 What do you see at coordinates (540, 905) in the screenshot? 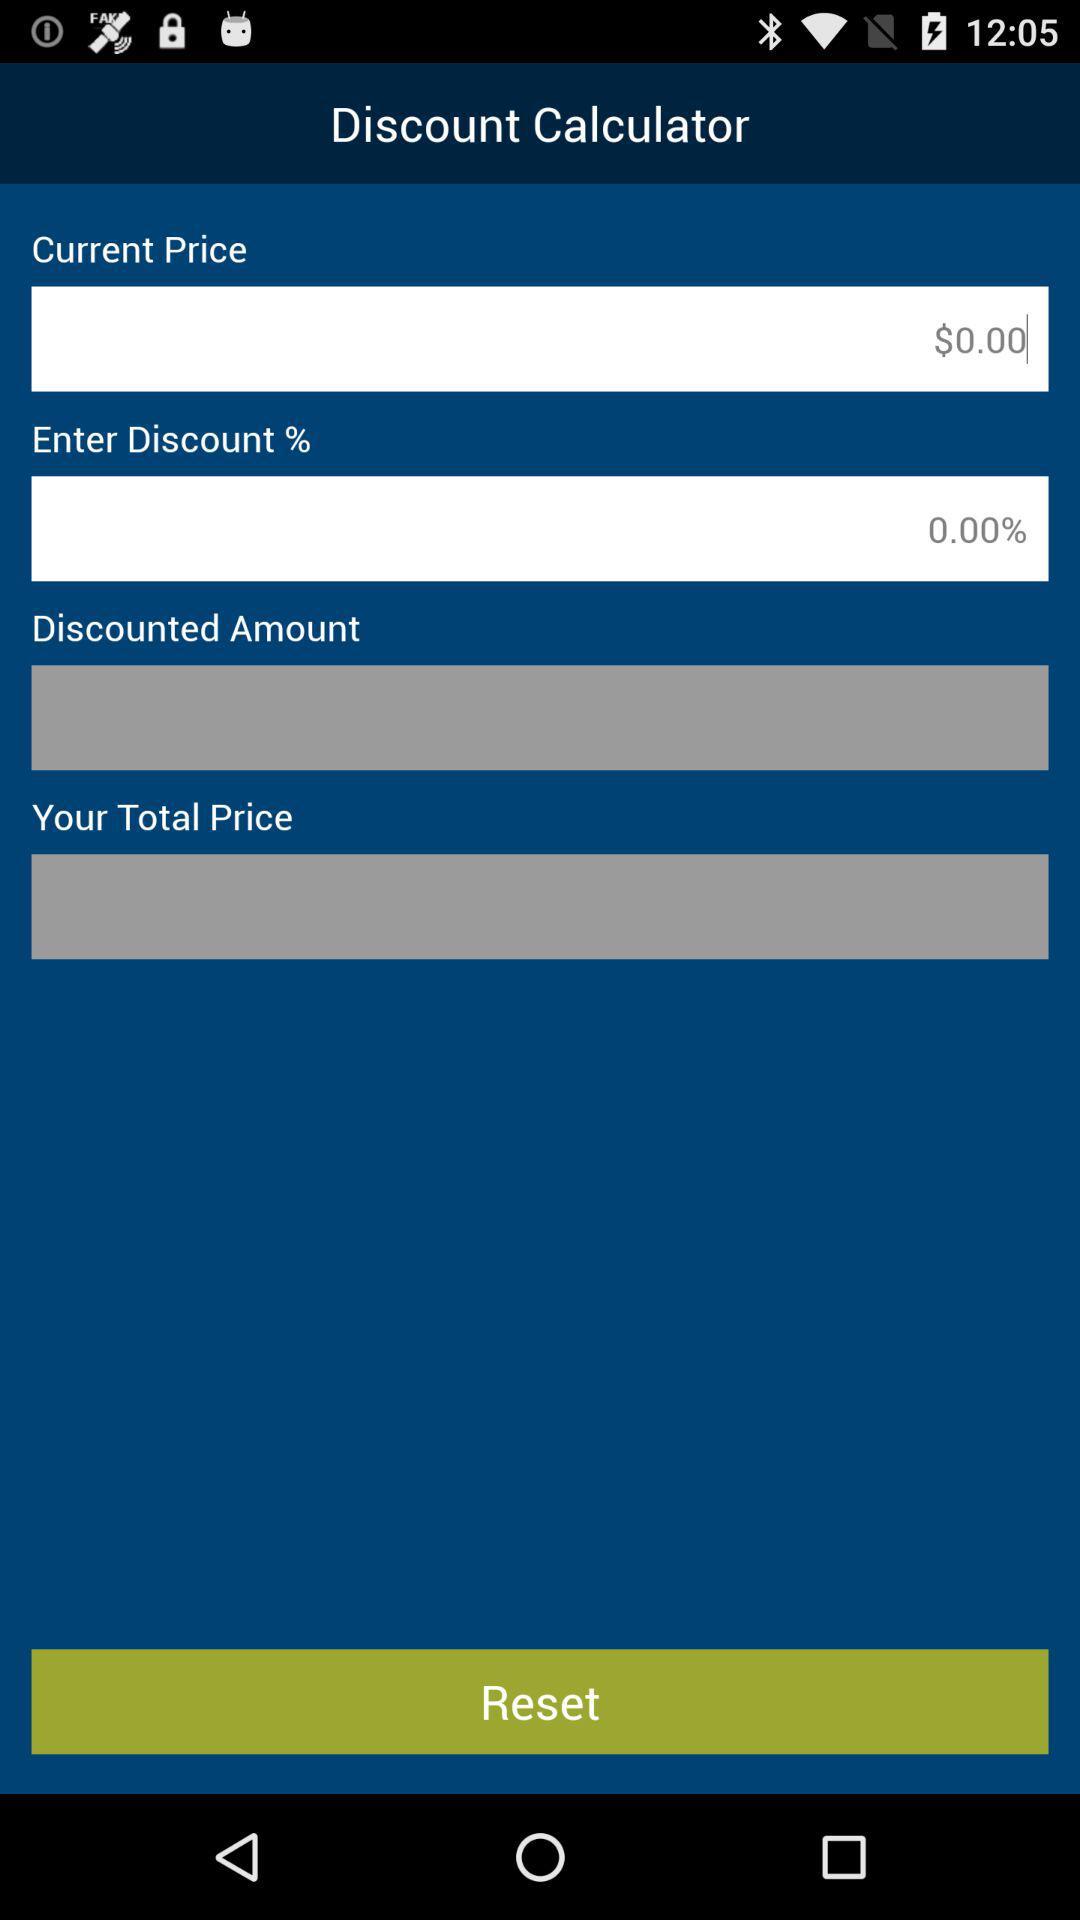
I see `total price` at bounding box center [540, 905].